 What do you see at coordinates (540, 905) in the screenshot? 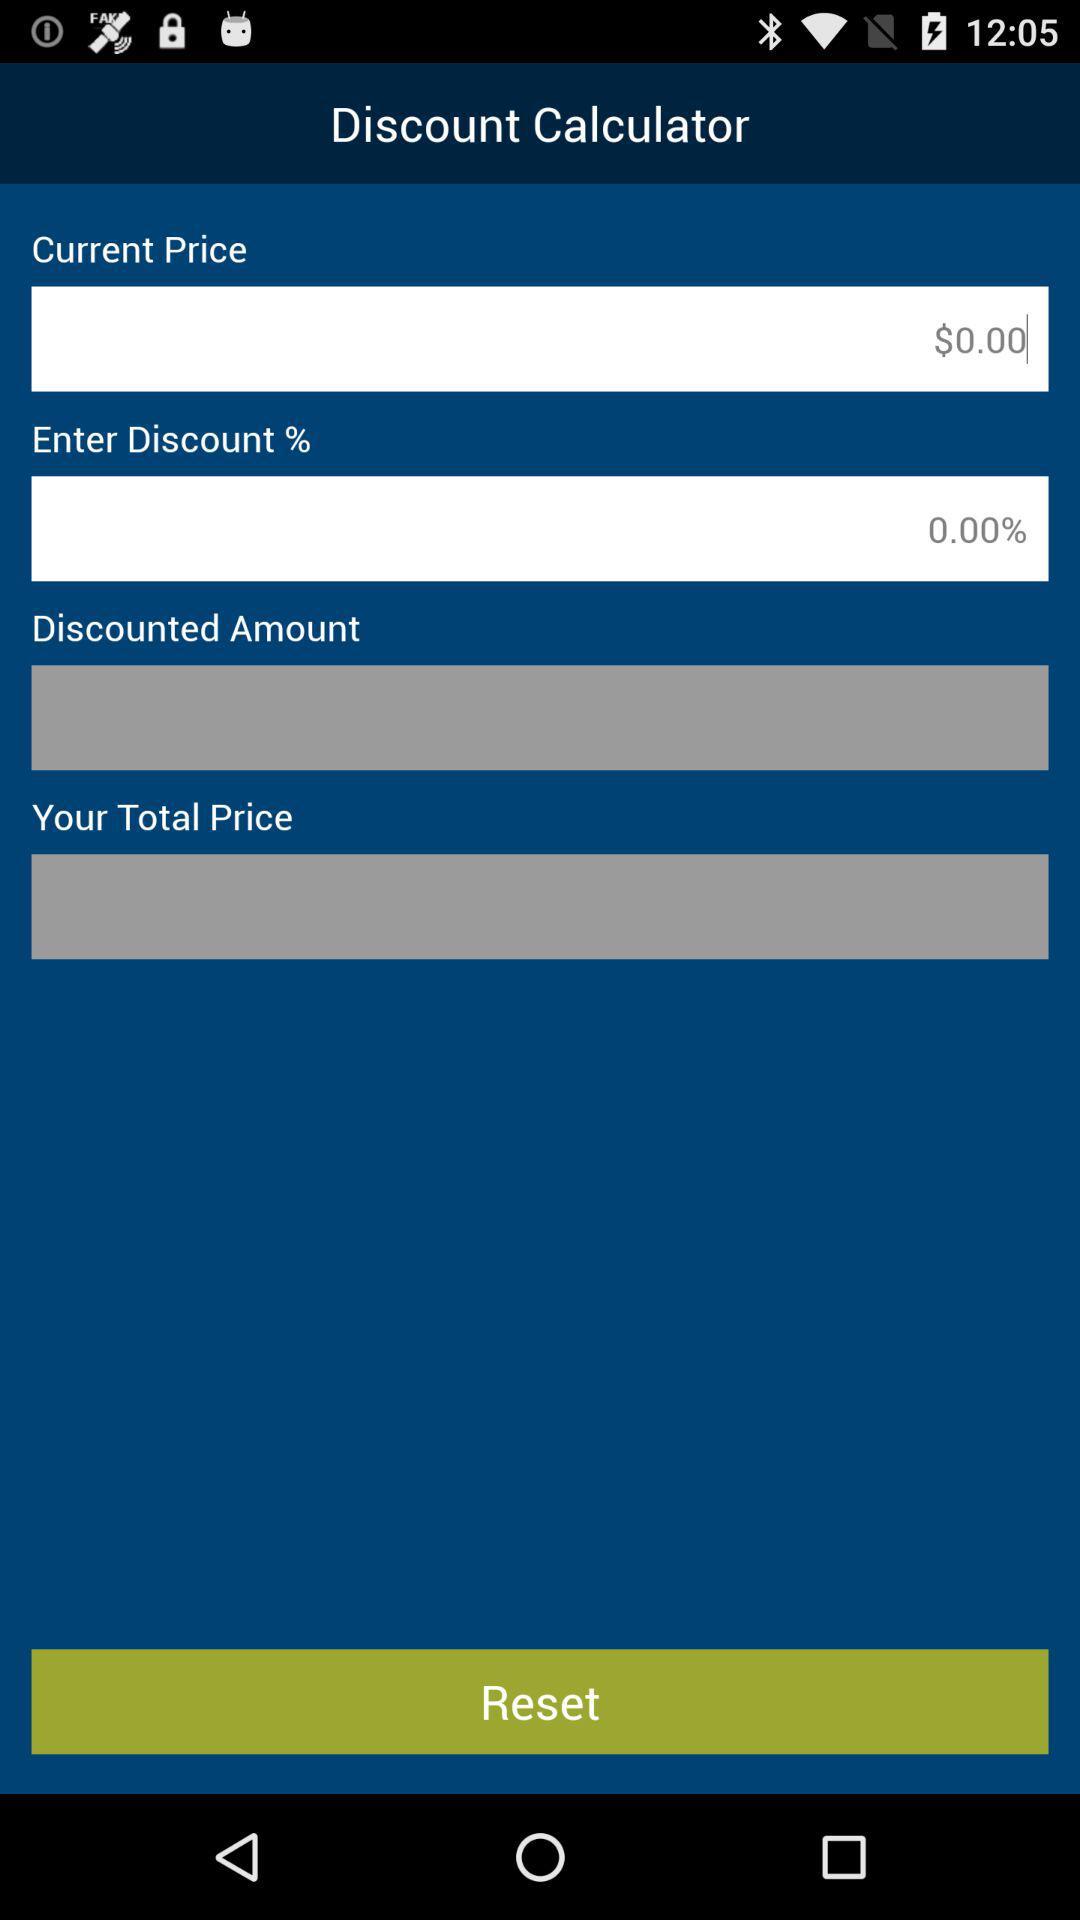
I see `total price` at bounding box center [540, 905].